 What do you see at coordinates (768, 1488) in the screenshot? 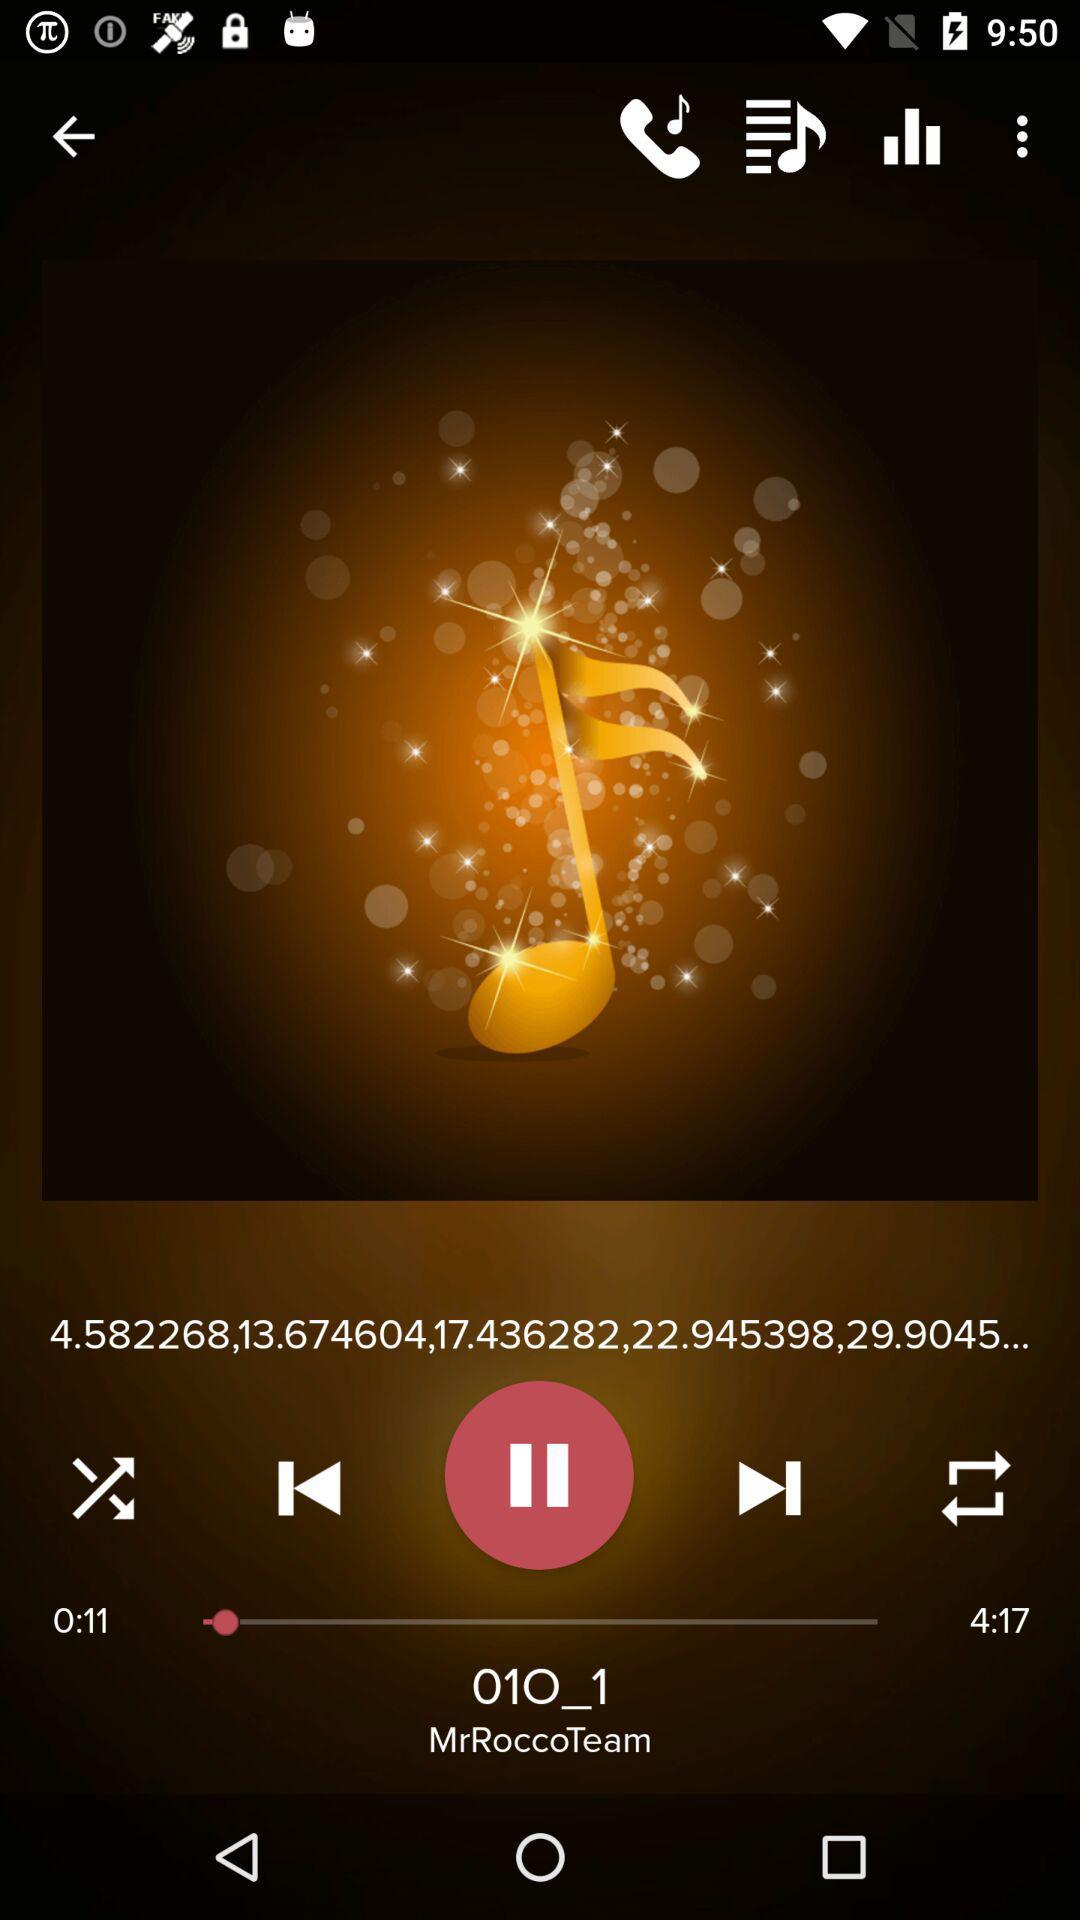
I see `skip to next song` at bounding box center [768, 1488].